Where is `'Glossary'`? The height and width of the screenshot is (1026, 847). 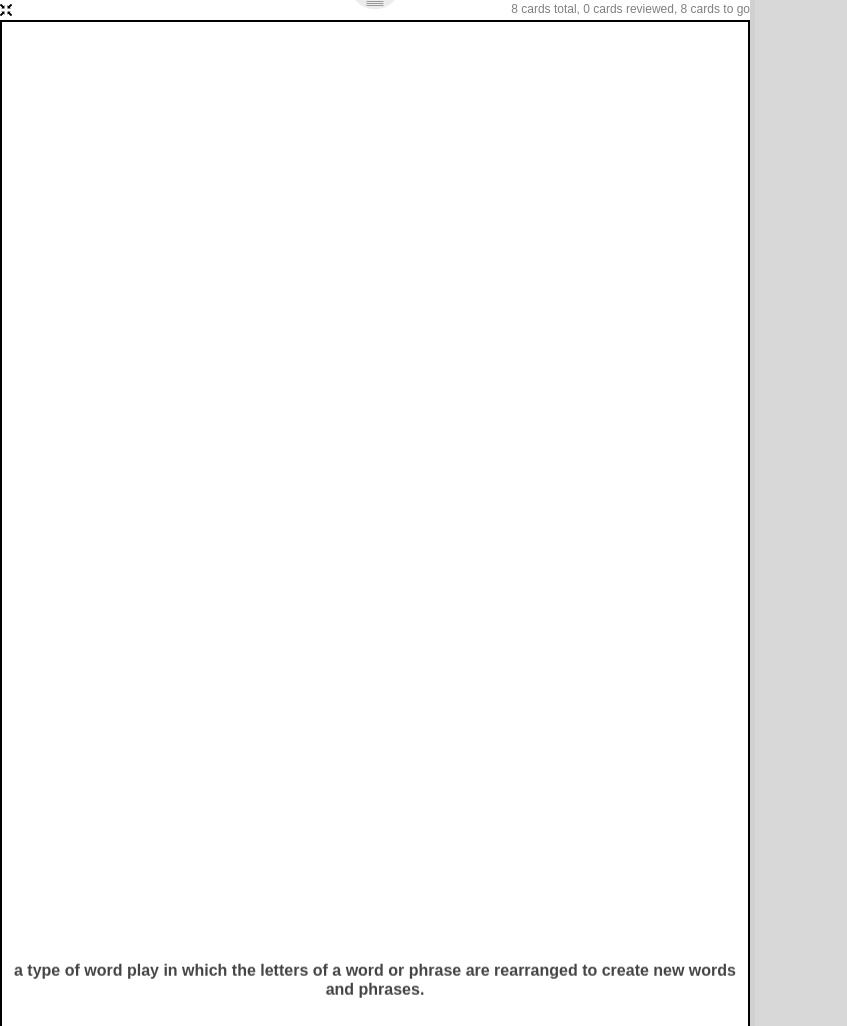
'Glossary' is located at coordinates (277, 127).